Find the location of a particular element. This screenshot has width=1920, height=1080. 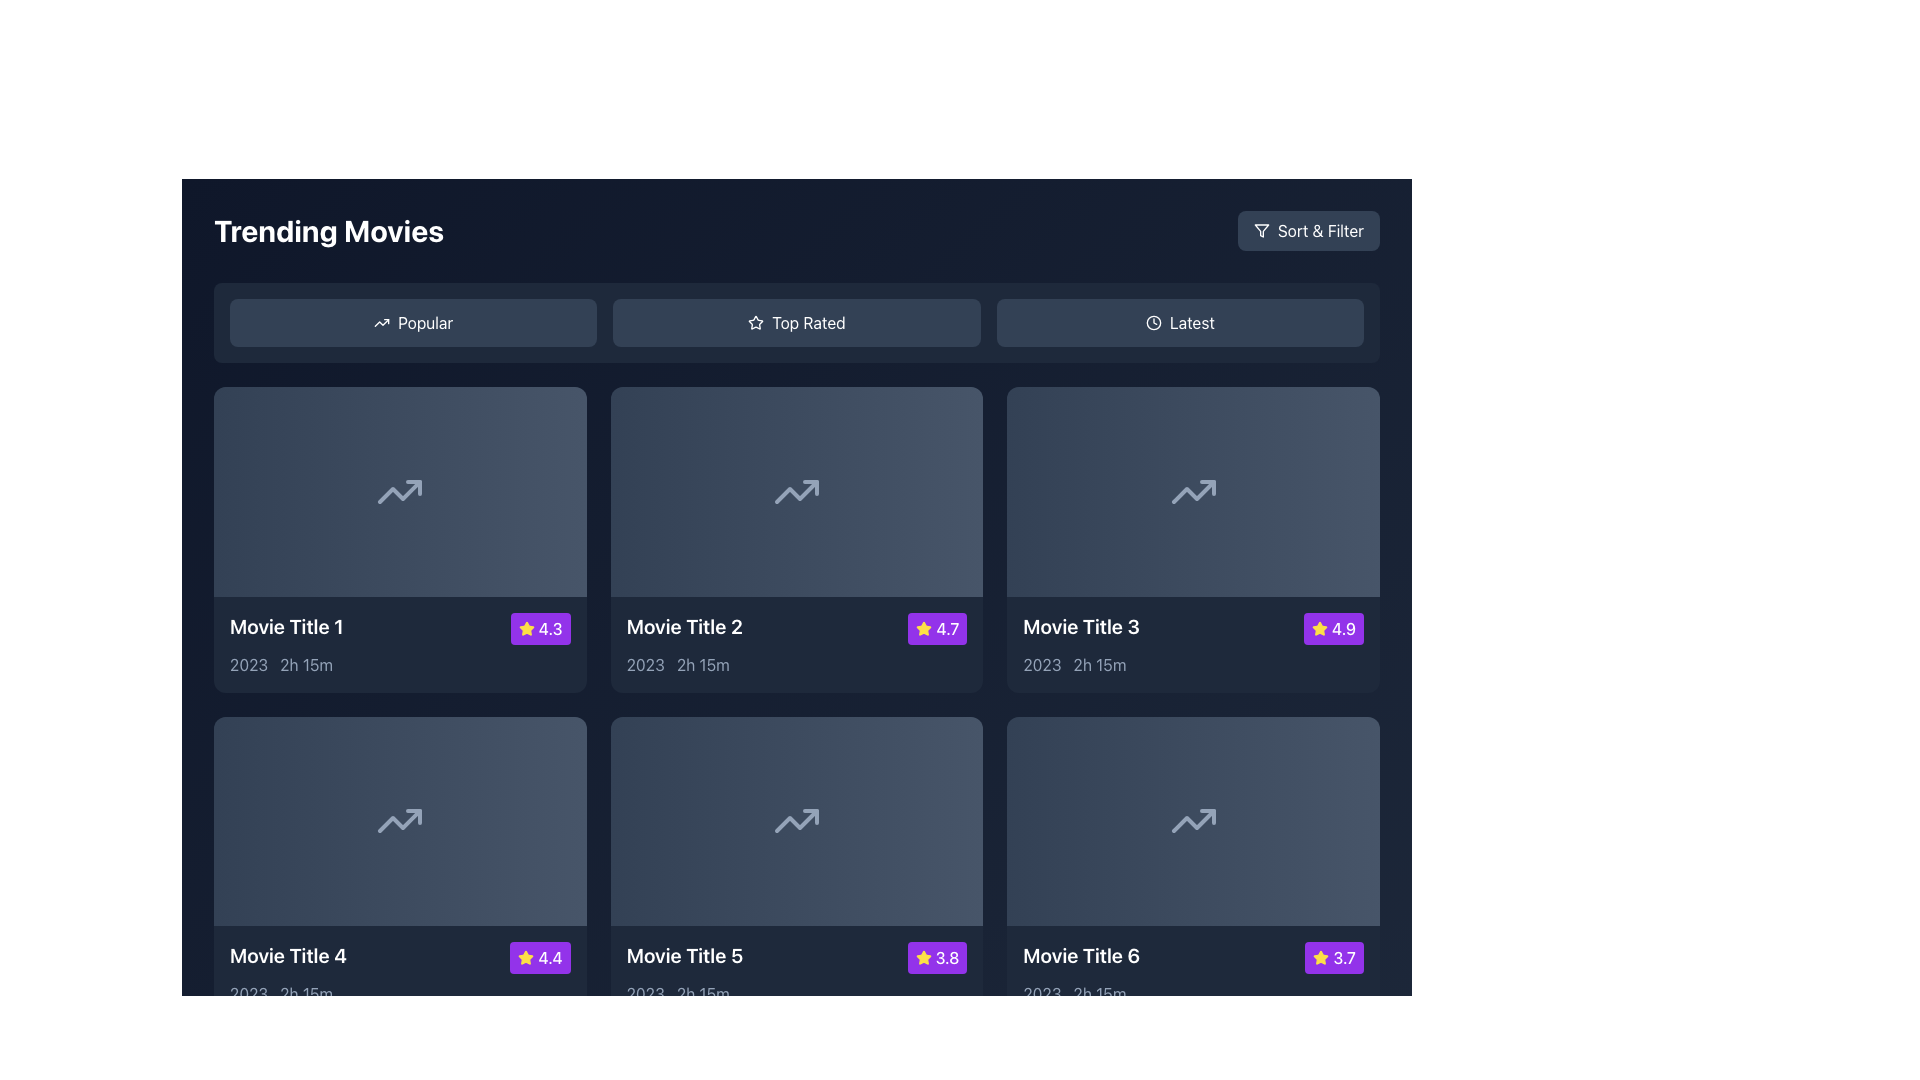

the text element displaying '2h 15m' in light gray font, located below the title and thumbnail image of 'Movie Title 2' is located at coordinates (703, 664).